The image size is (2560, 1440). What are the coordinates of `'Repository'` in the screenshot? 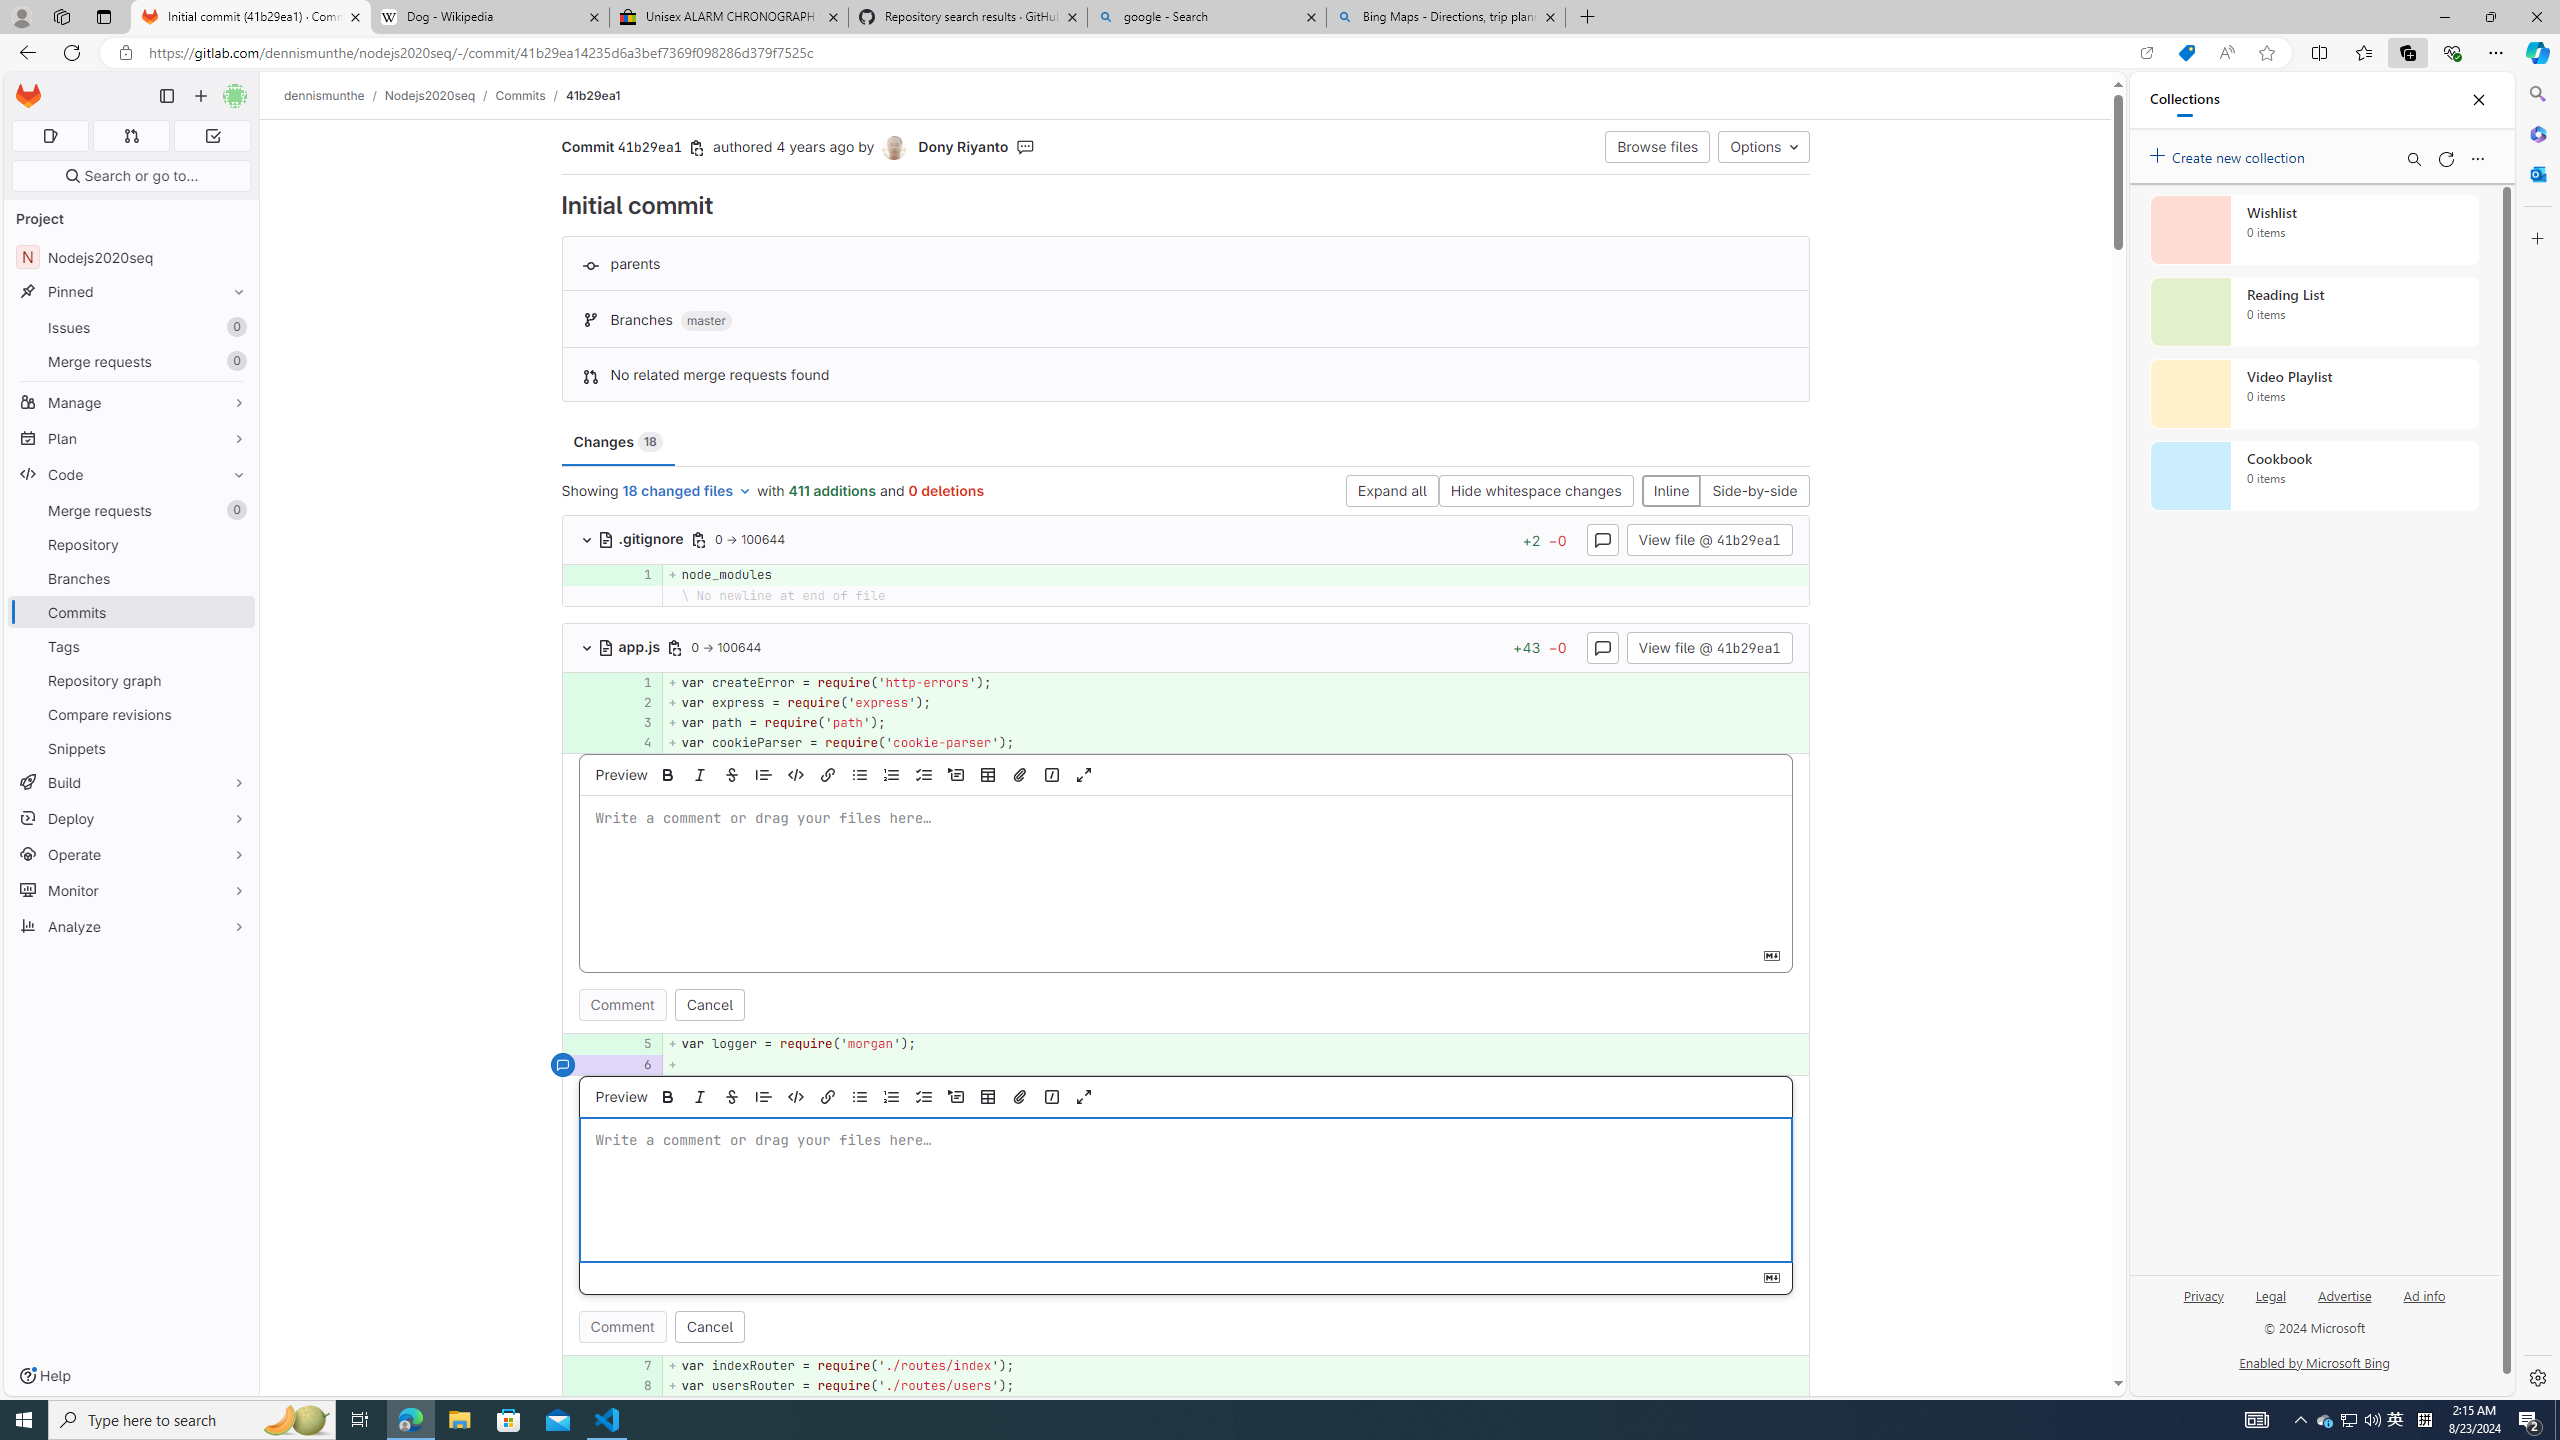 It's located at (130, 544).